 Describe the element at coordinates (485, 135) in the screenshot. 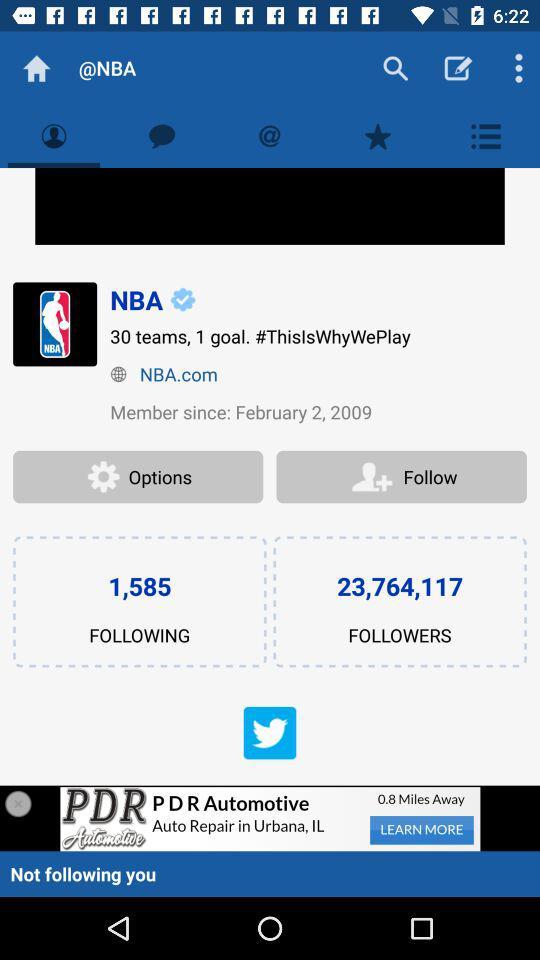

I see `the first tap from right in second line` at that location.